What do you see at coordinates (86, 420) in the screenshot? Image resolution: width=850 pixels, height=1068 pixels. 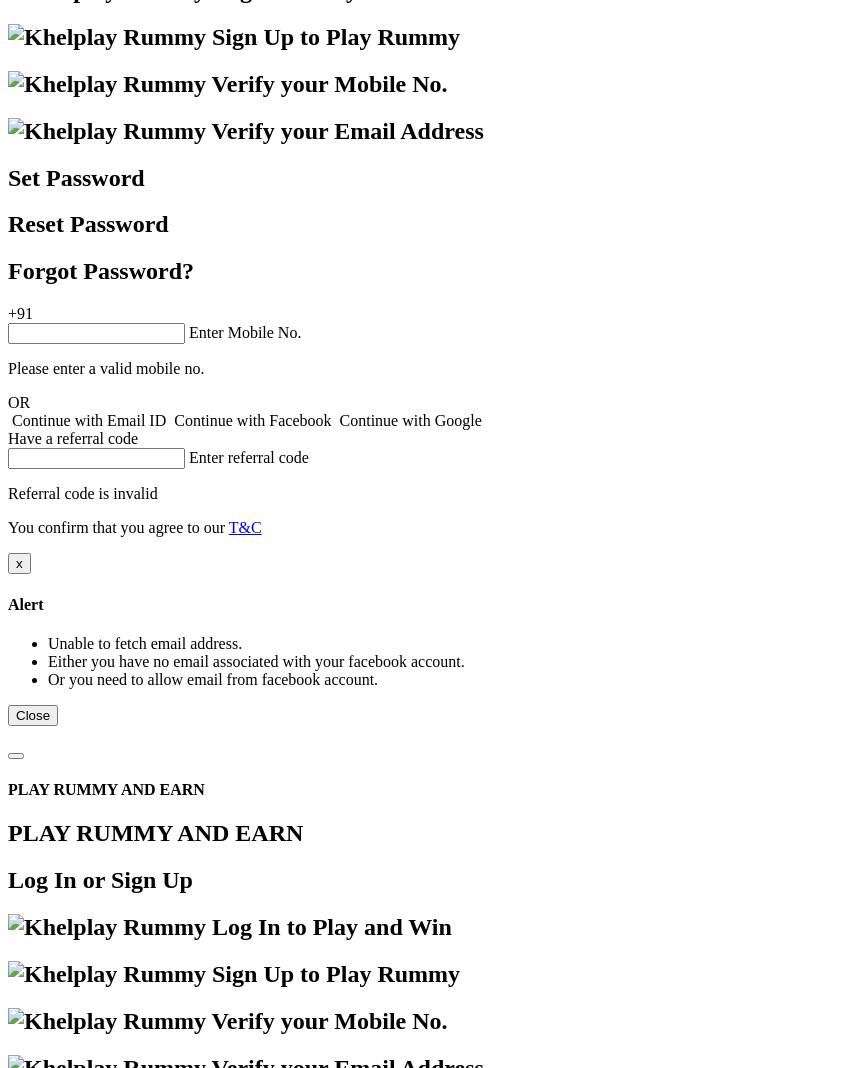 I see `'Continue with Email ID'` at bounding box center [86, 420].